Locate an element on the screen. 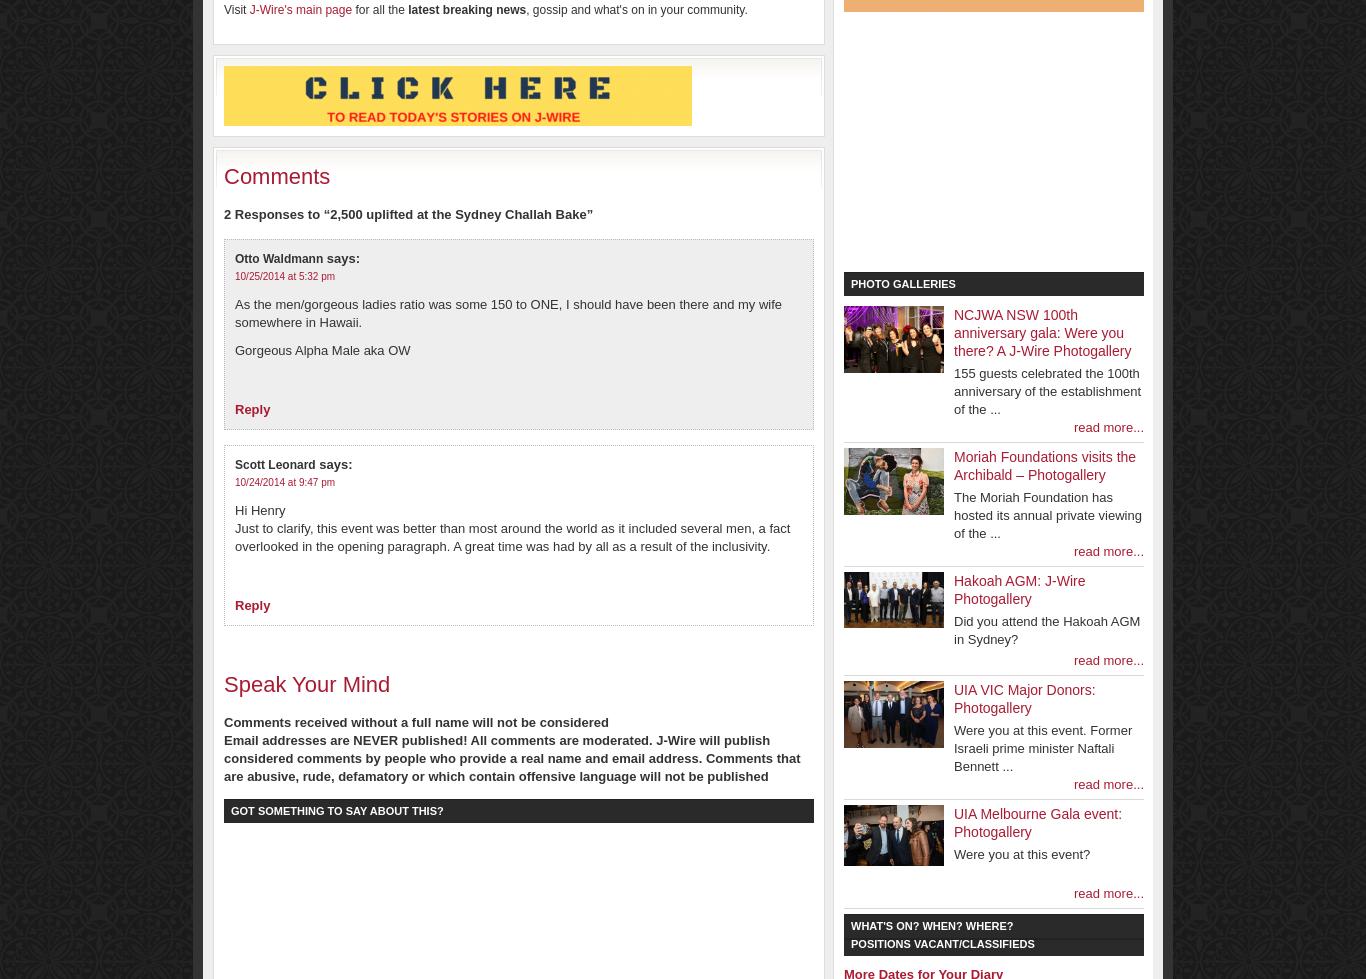  'Comments' is located at coordinates (277, 175).